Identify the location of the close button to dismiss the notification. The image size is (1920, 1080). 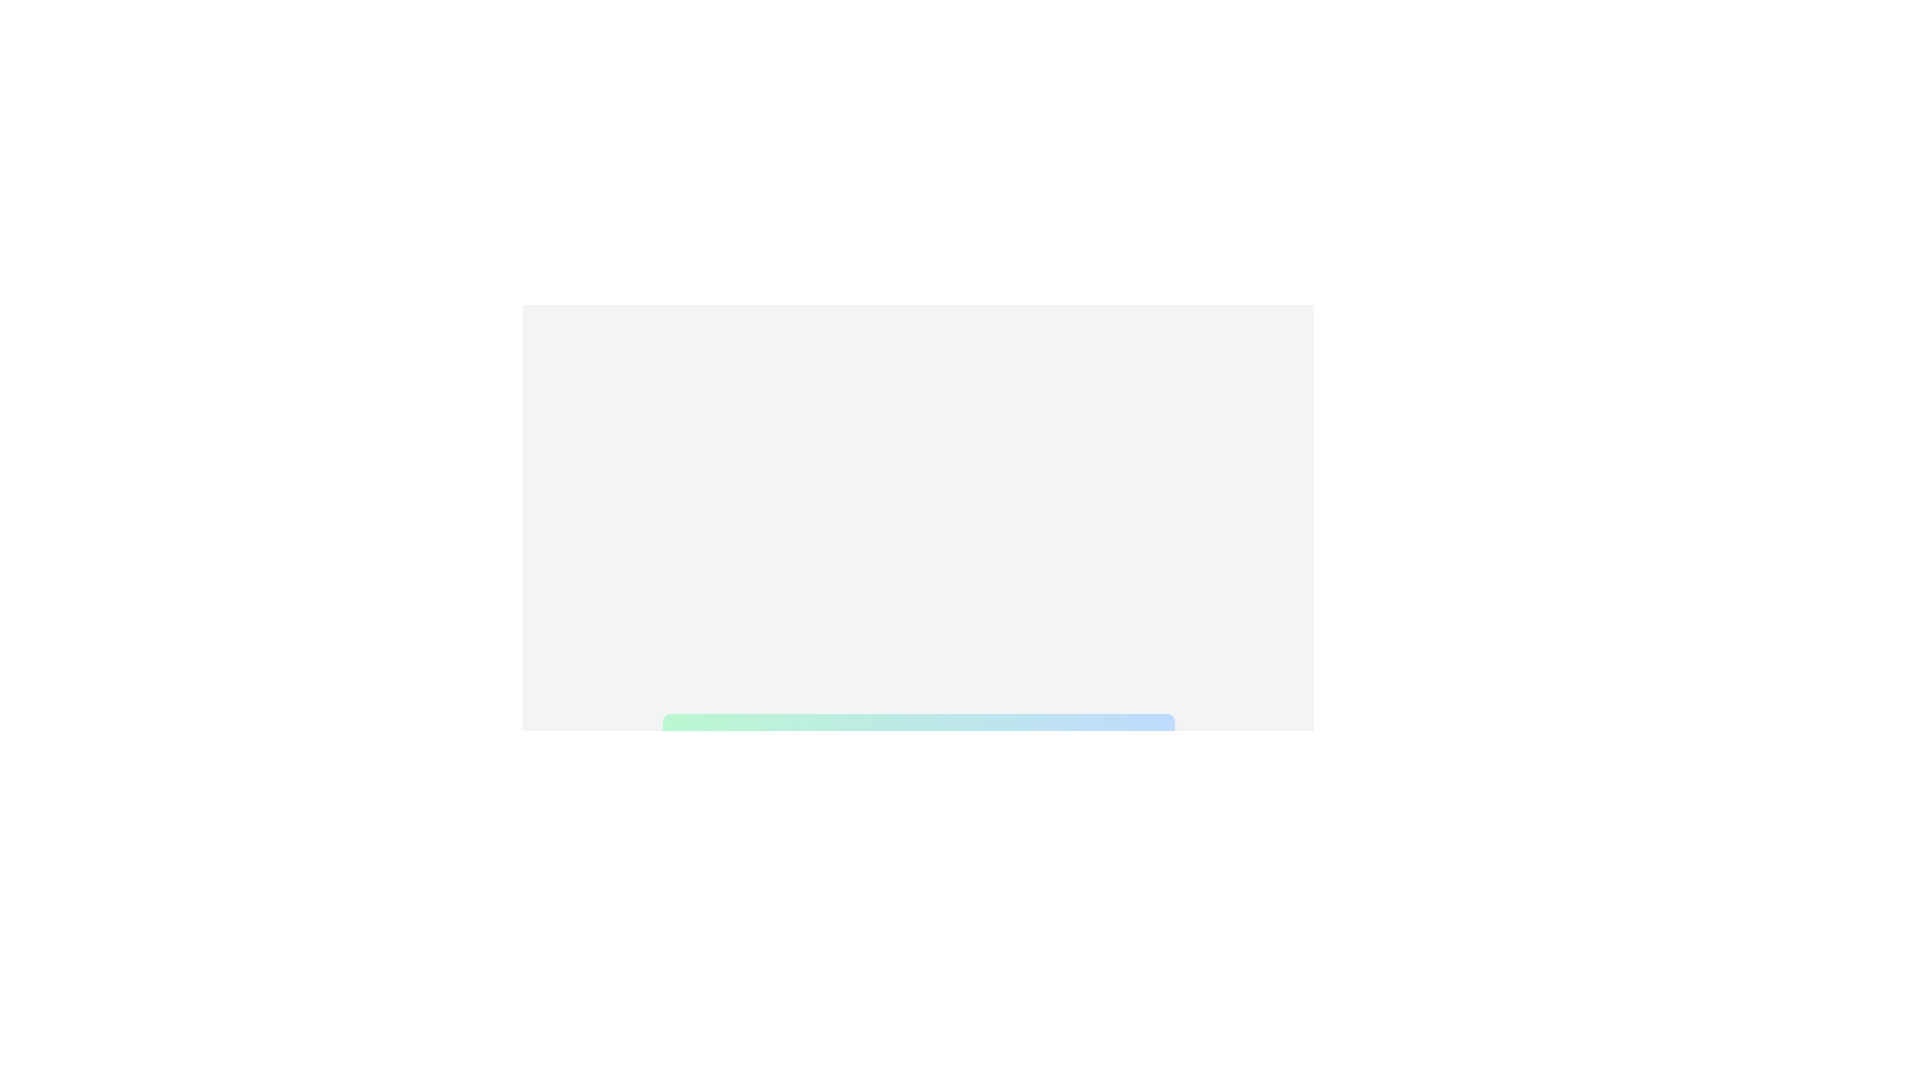
(1146, 741).